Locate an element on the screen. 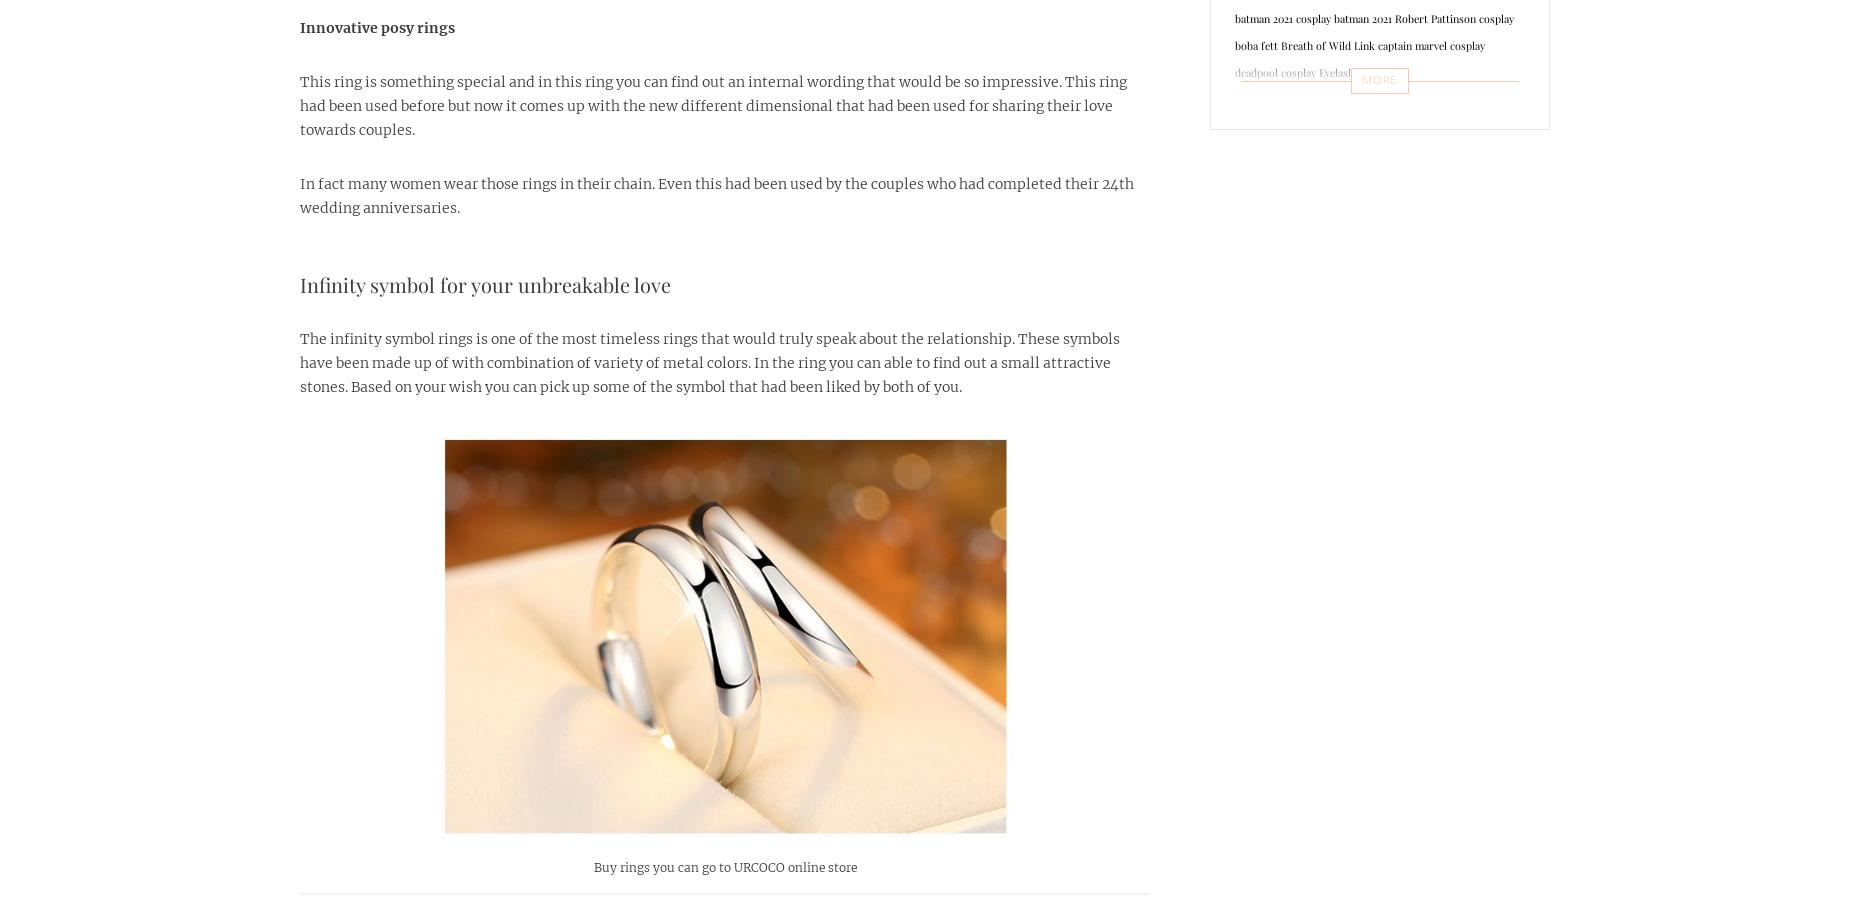 The image size is (1850, 914). 'Halloween costumes' is located at coordinates (1451, 119).